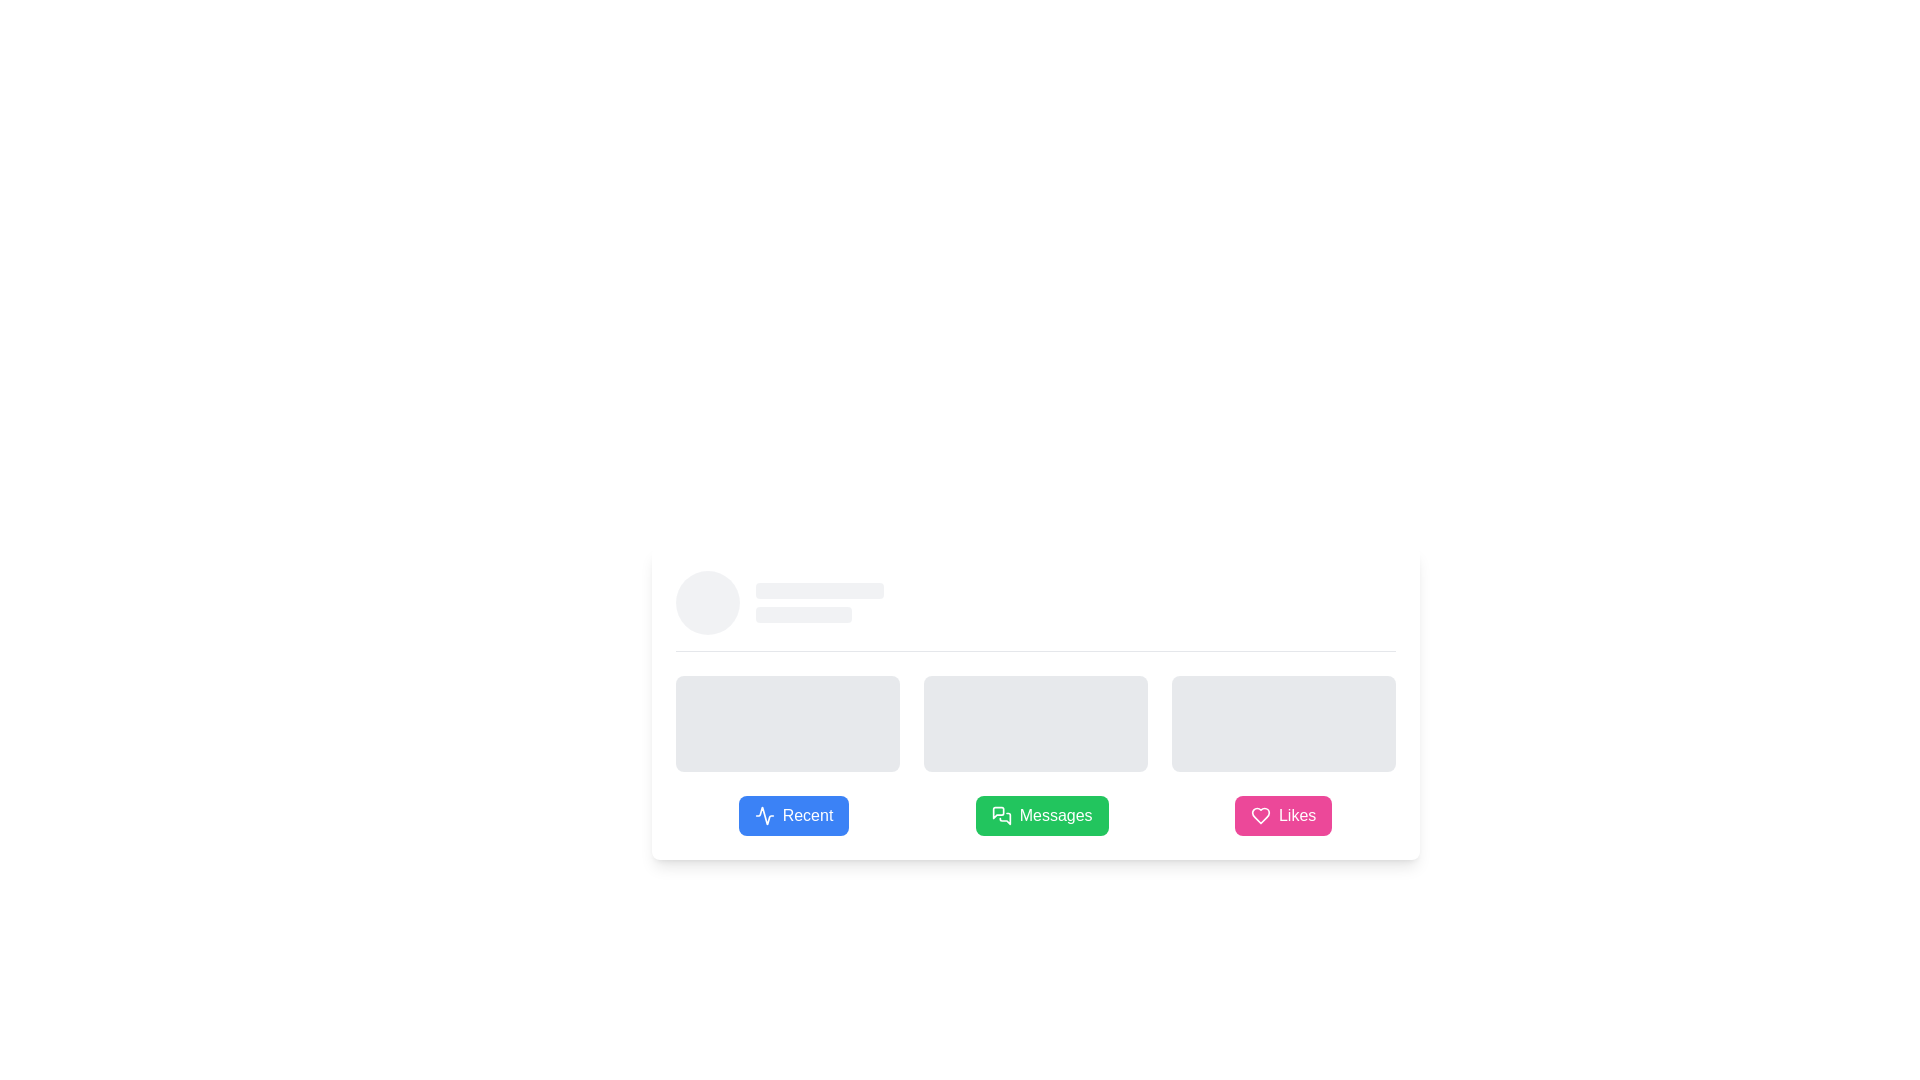  Describe the element at coordinates (763, 816) in the screenshot. I see `the SVG Icon representing recent activities, located to the left of the 'Recent' label in the button group at the bottom left of the UI` at that location.